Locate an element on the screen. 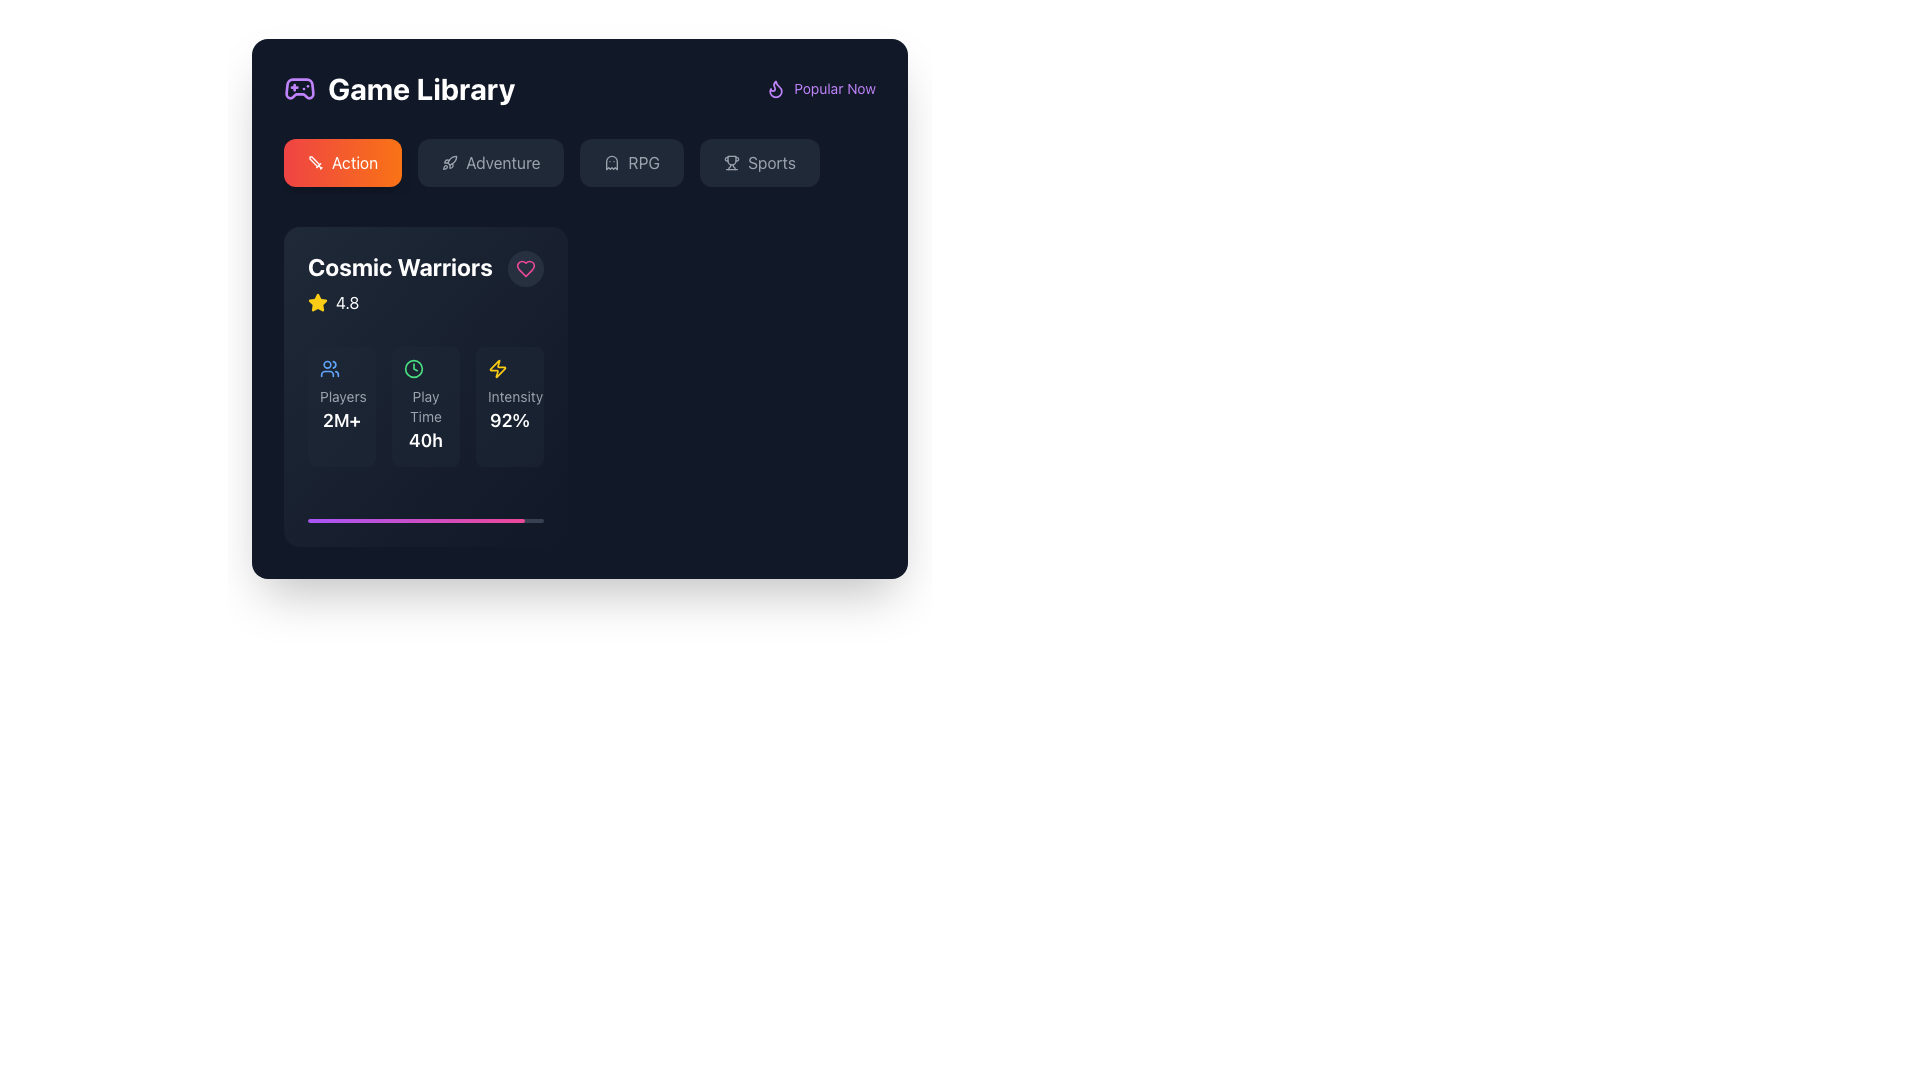 This screenshot has width=1920, height=1080. the 'Cosmic Warriors' text and icon display component, which features bold white text, a rating of '4.8', a yellow star icon, and a light pink heart icon on a dark background is located at coordinates (425, 282).